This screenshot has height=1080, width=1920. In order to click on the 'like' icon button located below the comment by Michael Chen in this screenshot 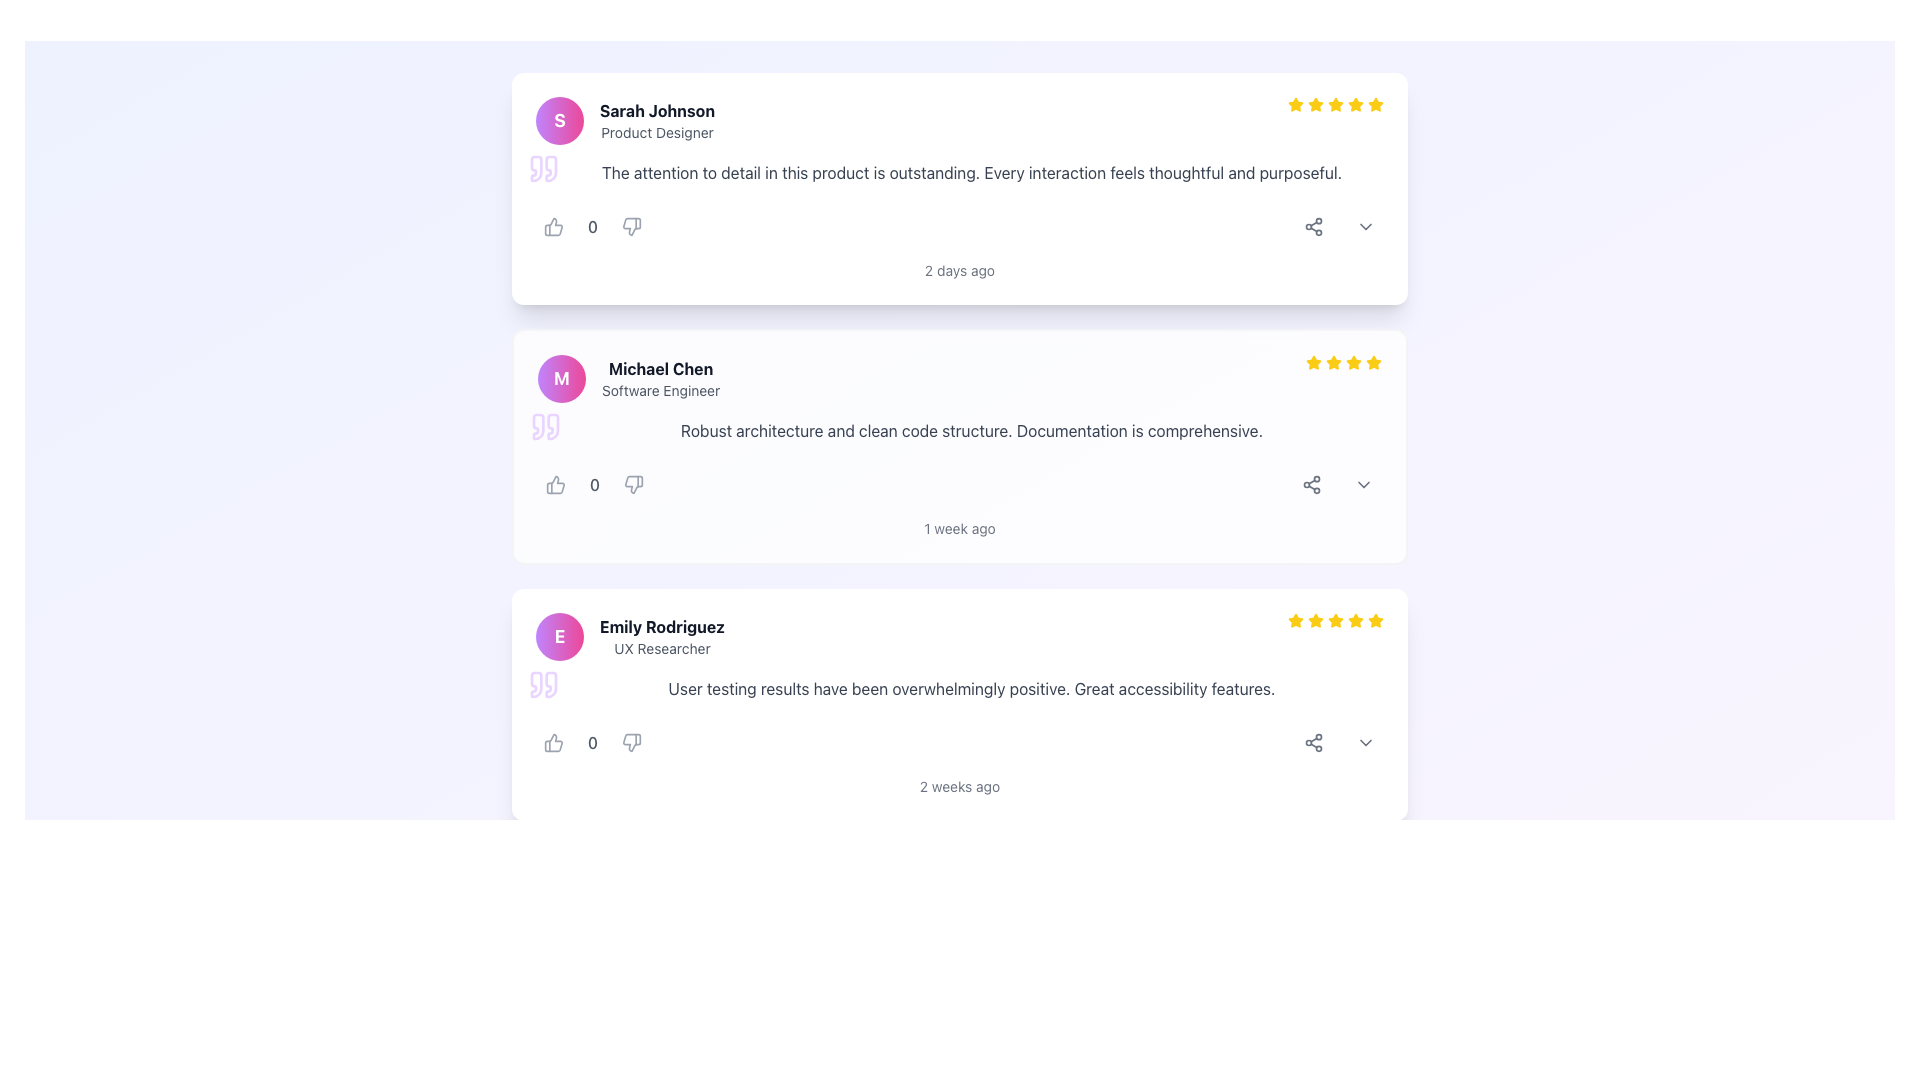, I will do `click(556, 485)`.